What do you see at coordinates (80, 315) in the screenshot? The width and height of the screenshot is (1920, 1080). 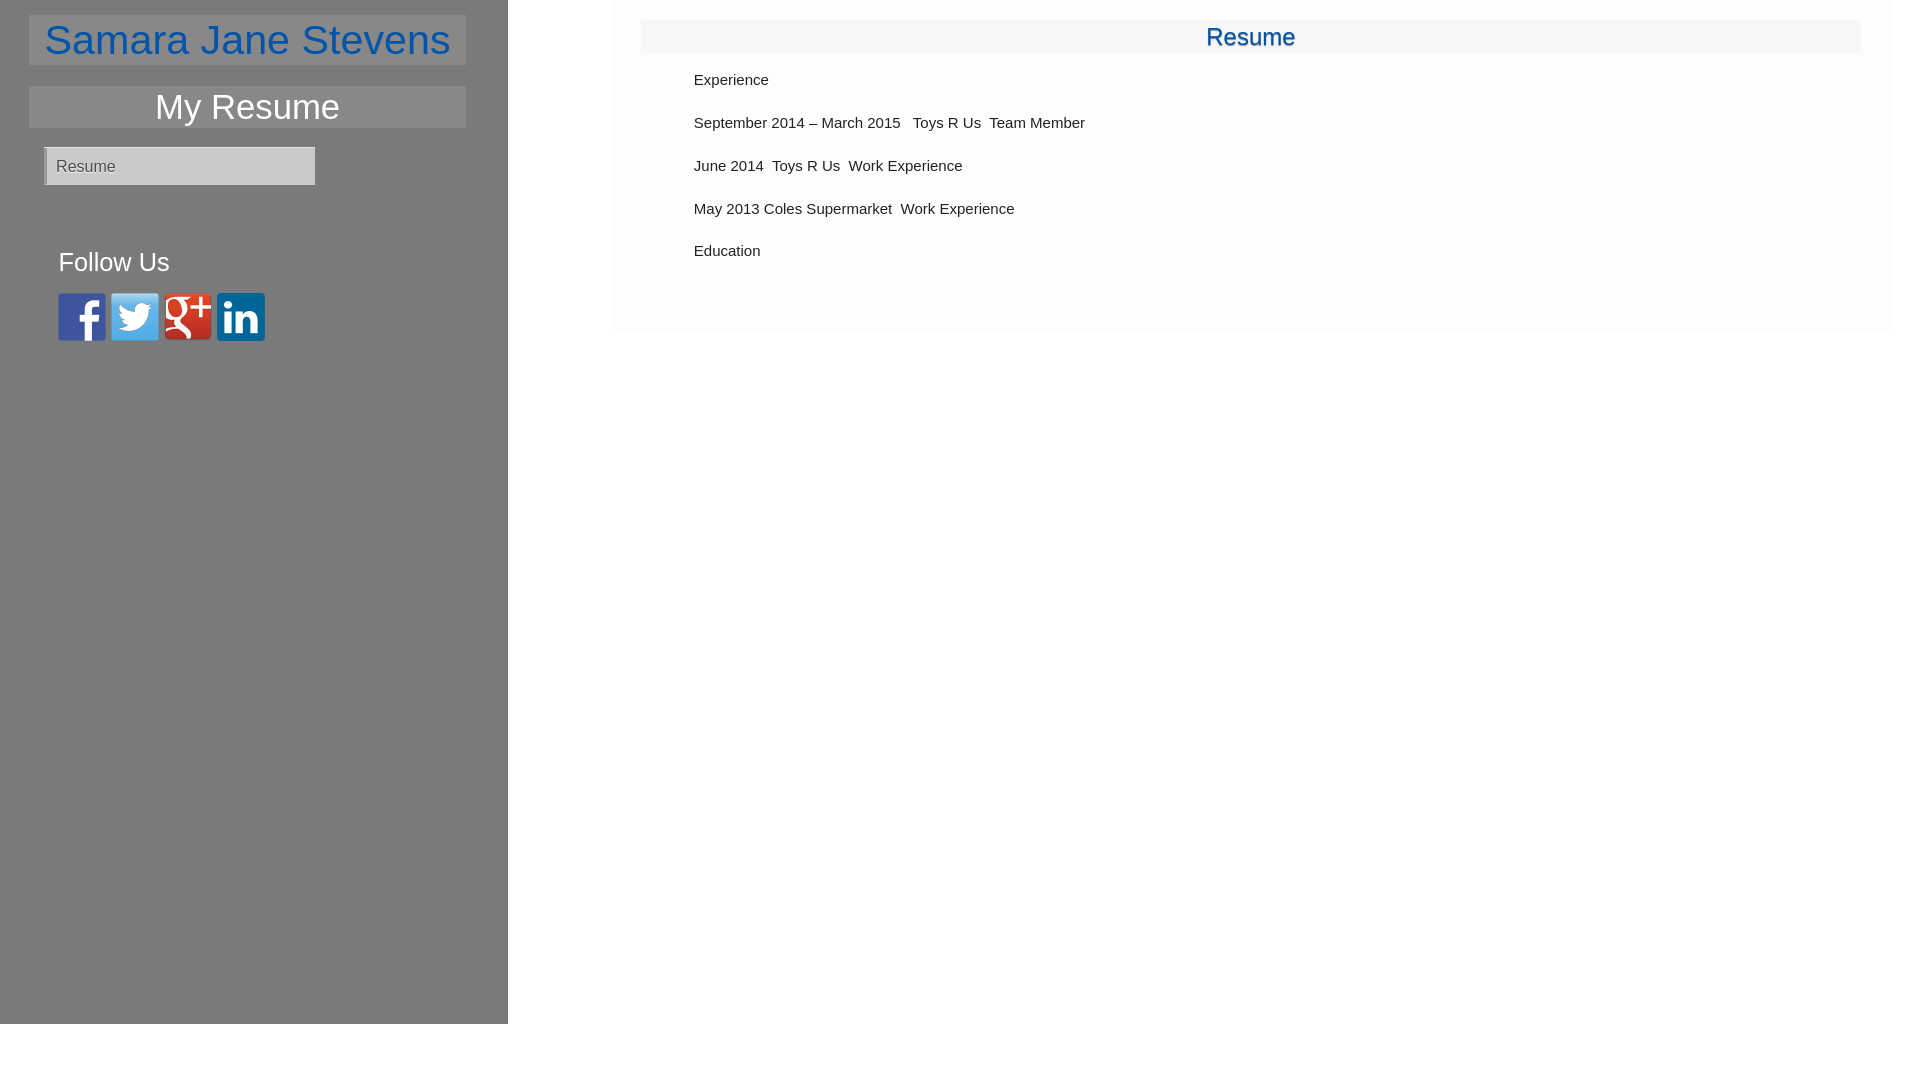 I see `'Follow us on Facebook'` at bounding box center [80, 315].